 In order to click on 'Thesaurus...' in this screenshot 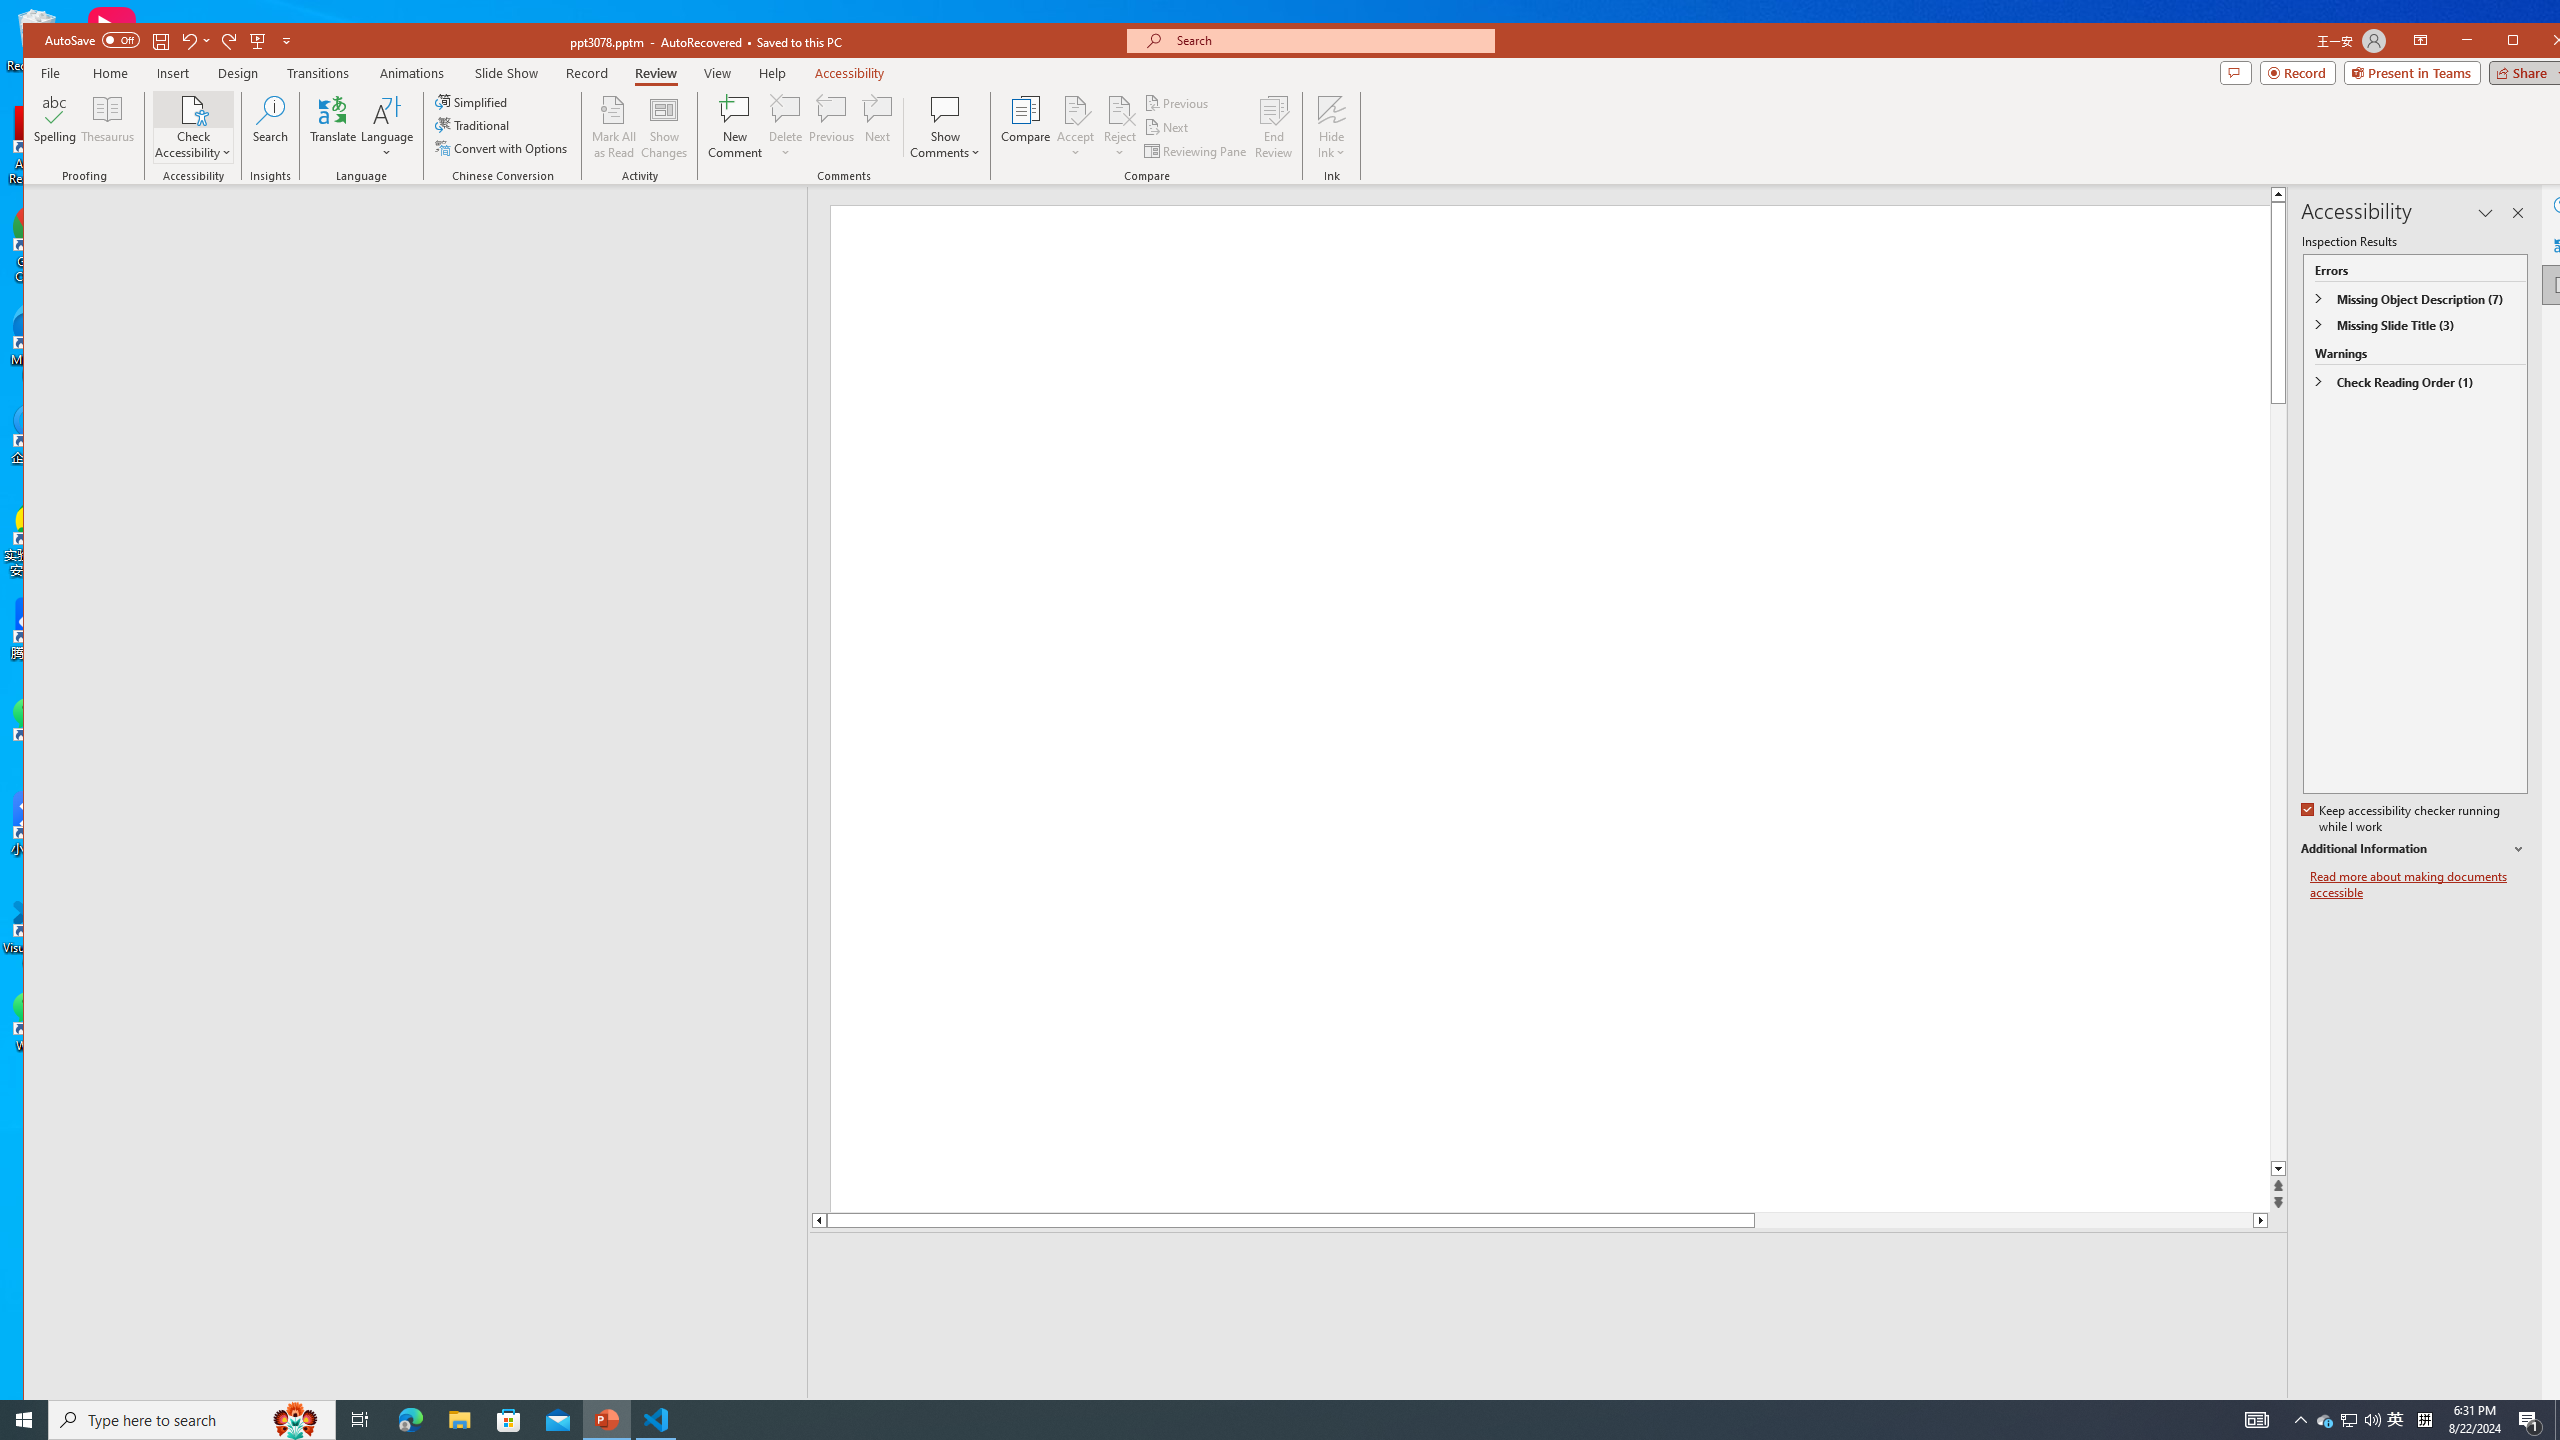, I will do `click(107, 126)`.